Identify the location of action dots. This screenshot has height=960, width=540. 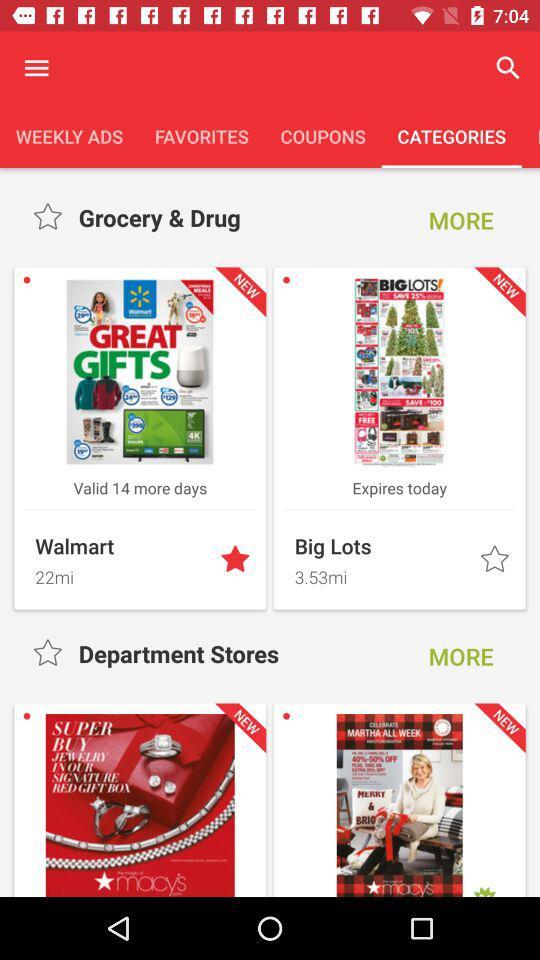
(36, 68).